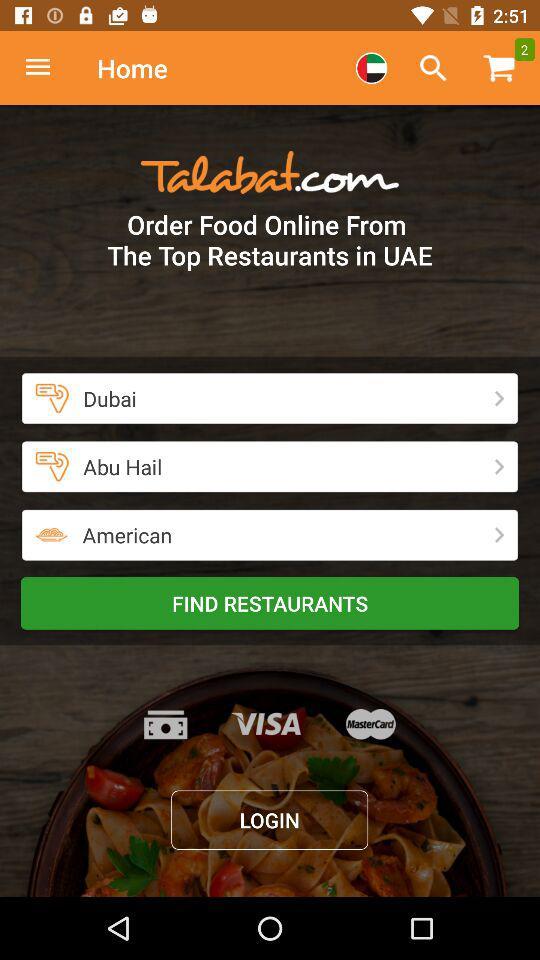  I want to click on keyword search option, so click(432, 68).